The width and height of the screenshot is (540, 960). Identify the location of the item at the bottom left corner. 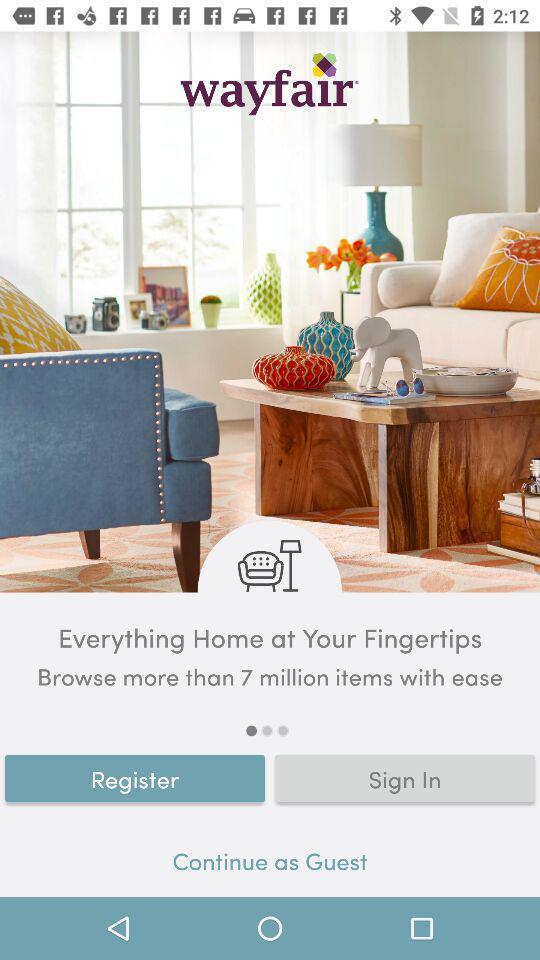
(135, 777).